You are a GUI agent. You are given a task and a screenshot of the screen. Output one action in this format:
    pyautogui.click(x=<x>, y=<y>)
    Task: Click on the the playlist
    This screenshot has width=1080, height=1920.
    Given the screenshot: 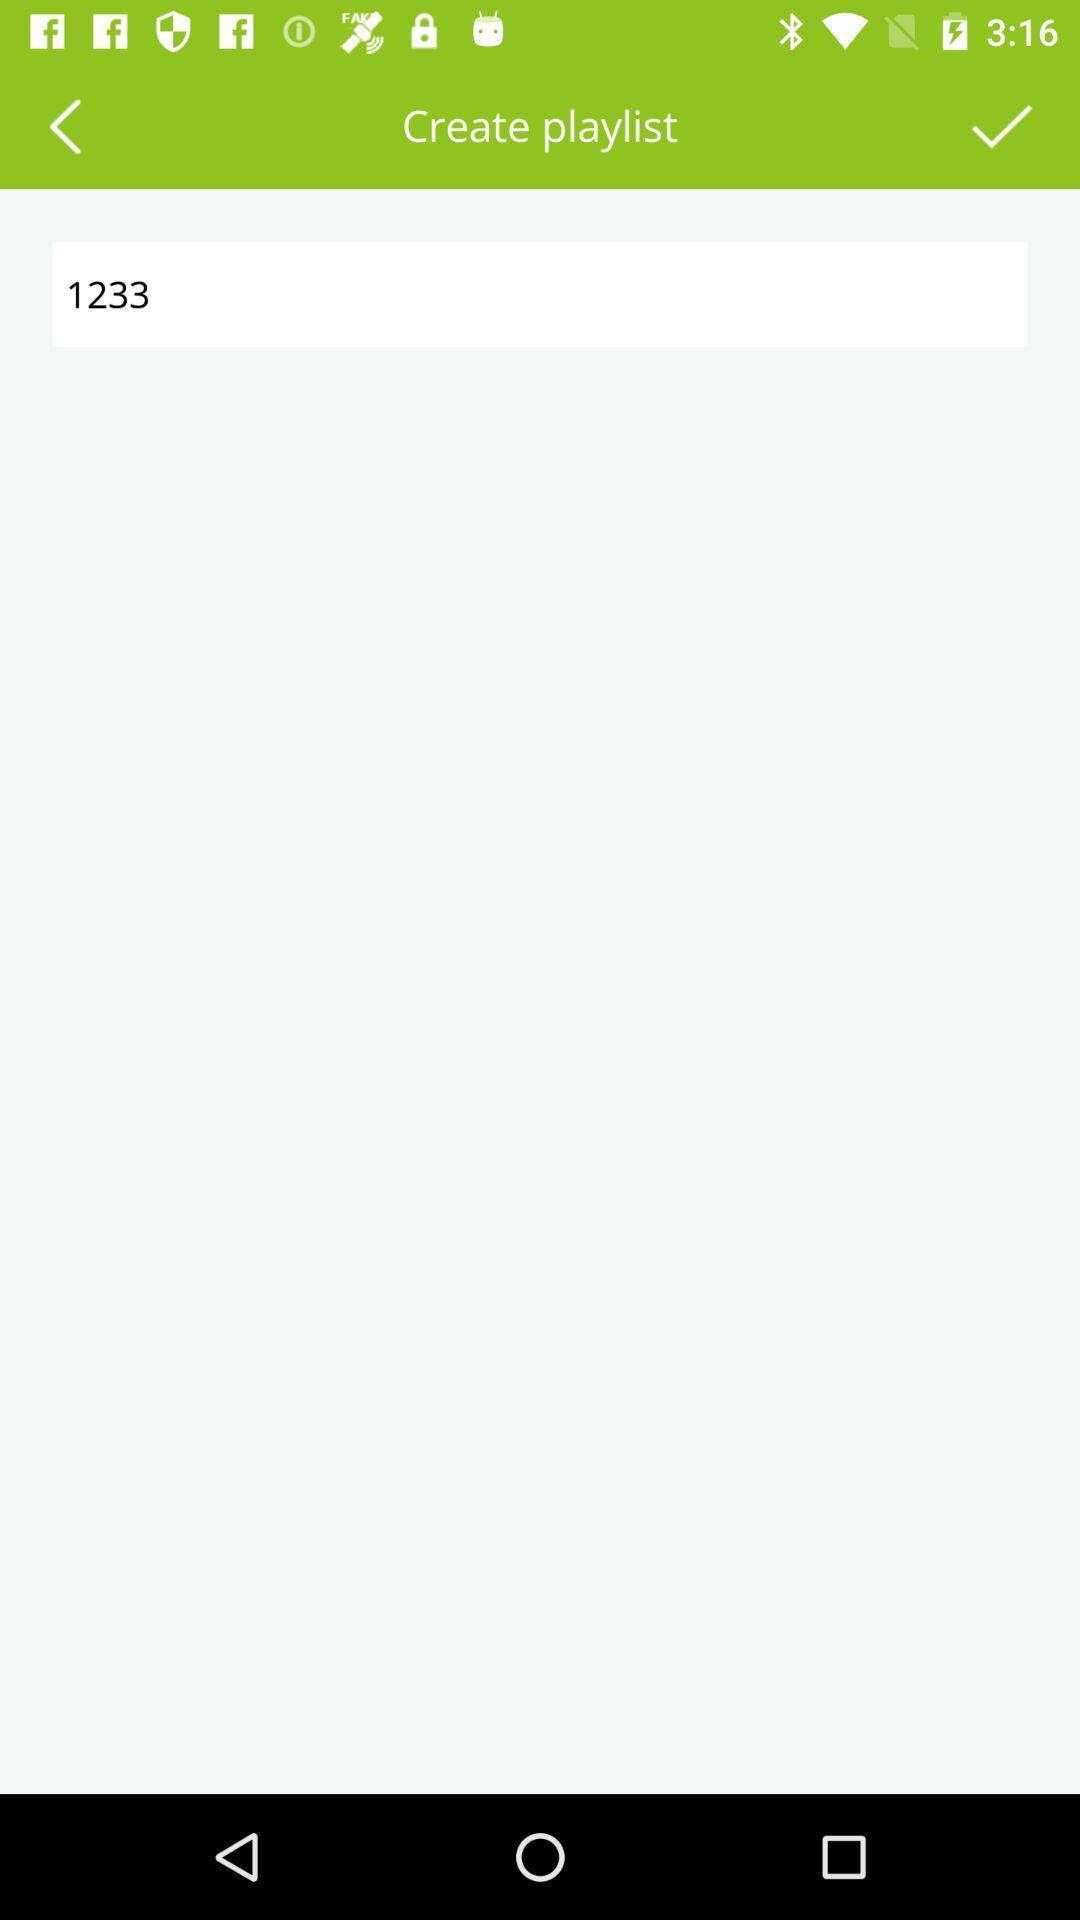 What is the action you would take?
    pyautogui.click(x=1002, y=124)
    